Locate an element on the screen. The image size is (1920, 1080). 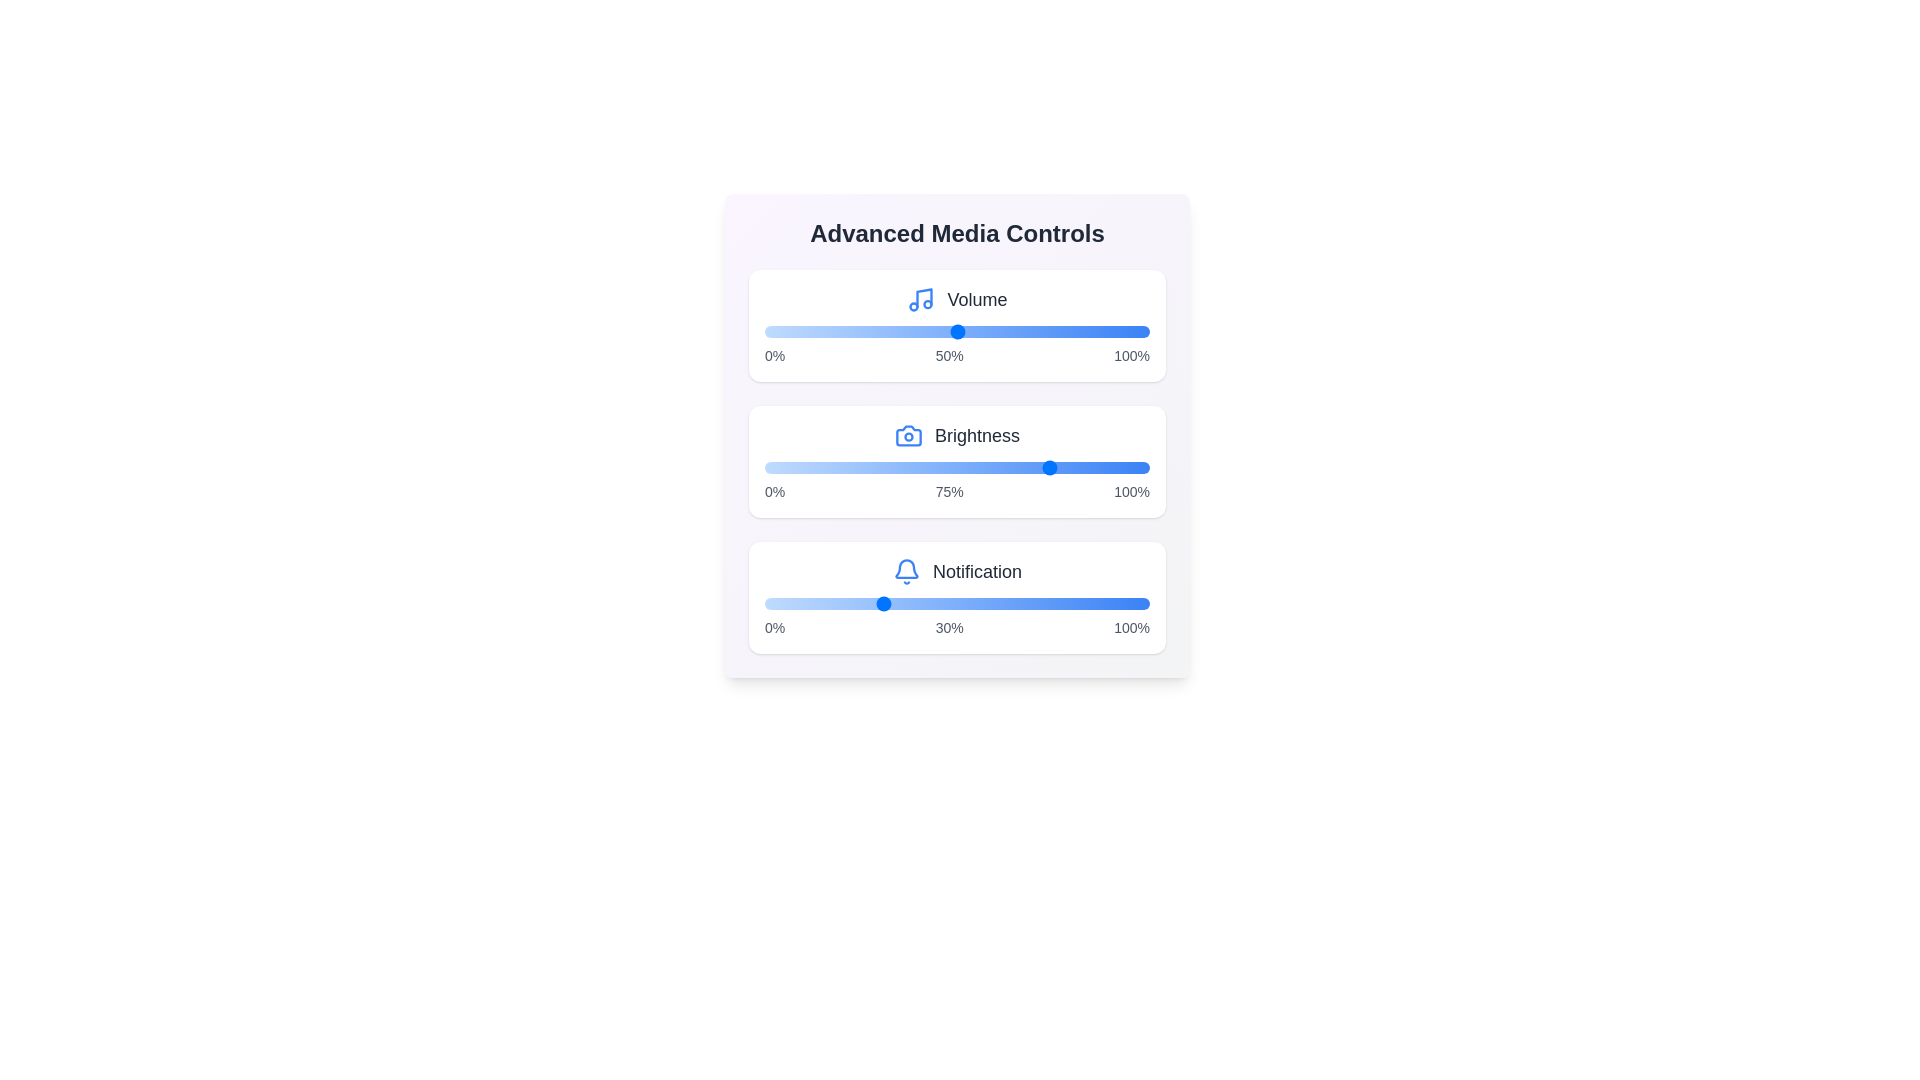
the 1 slider to 45% is located at coordinates (1043, 467).